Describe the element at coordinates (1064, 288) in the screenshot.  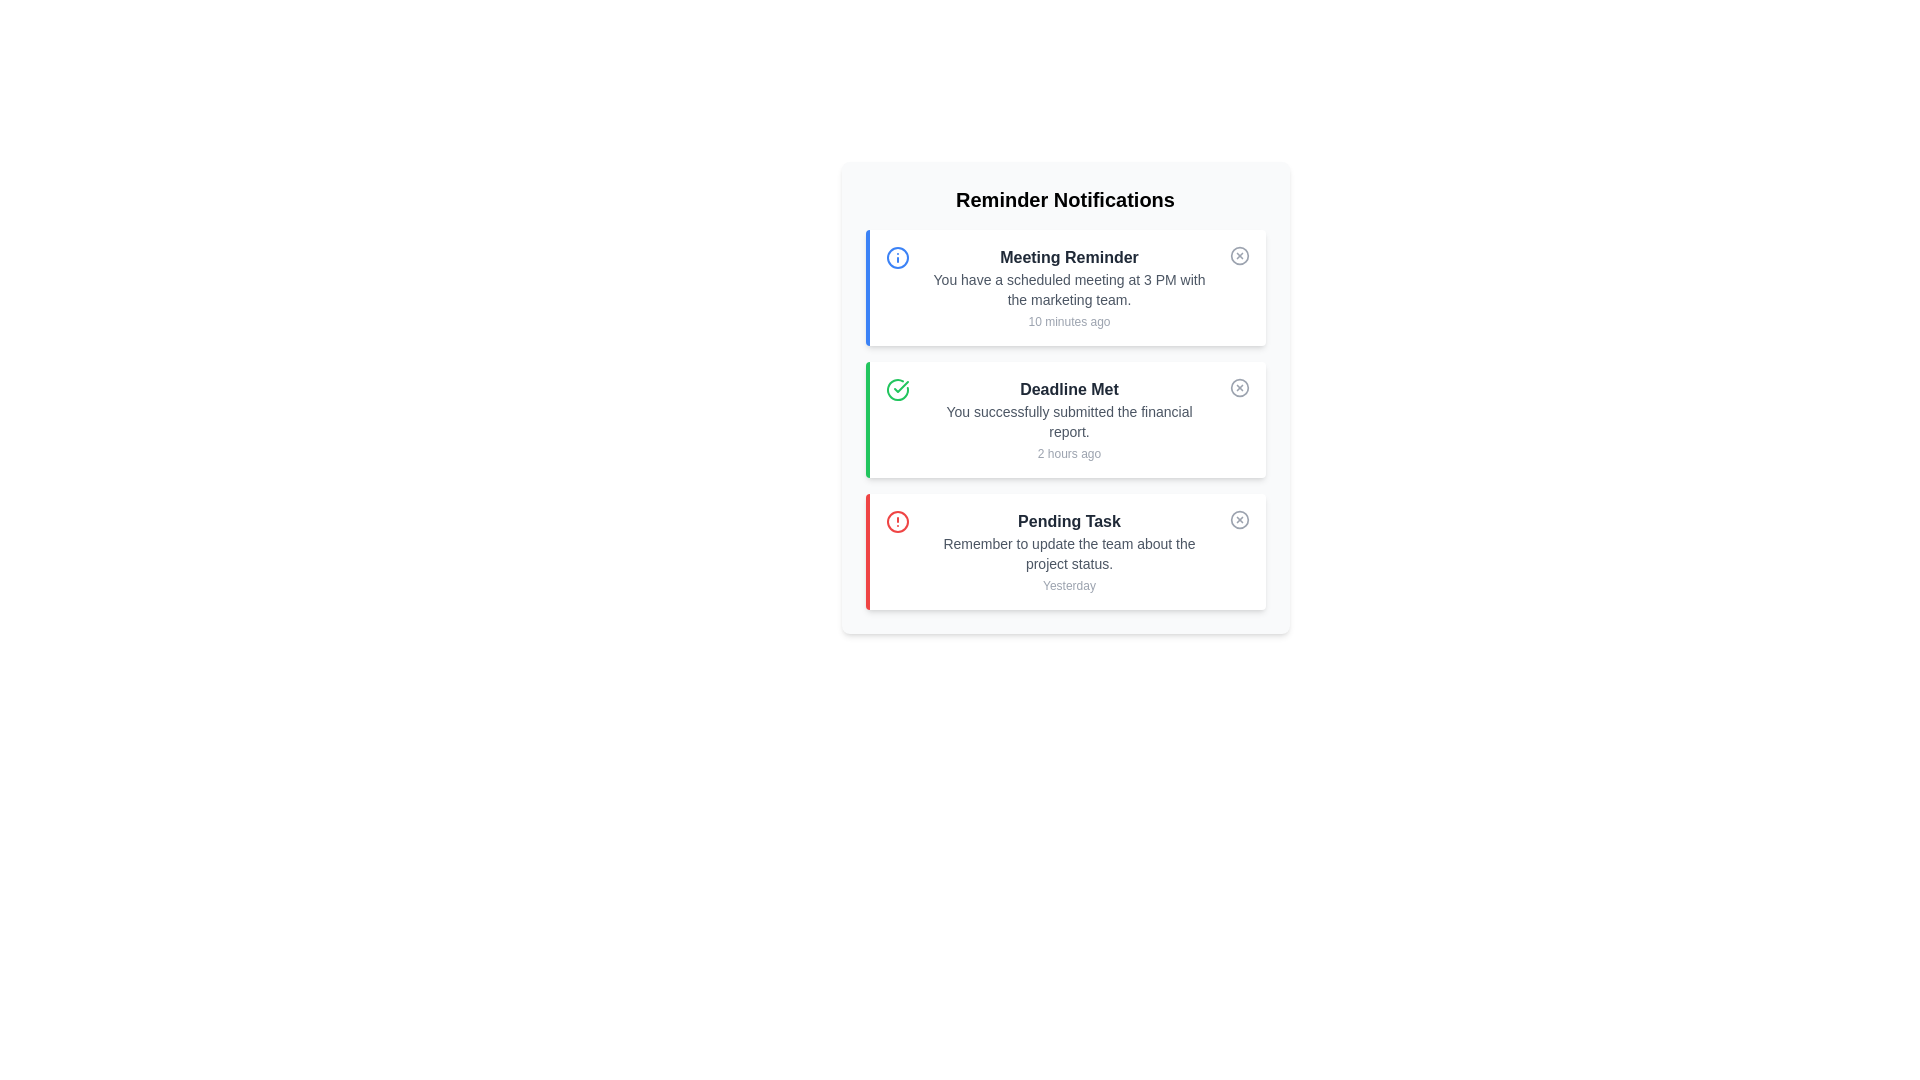
I see `the 'Meeting Reminder' notification card, which is the first item in the 'Reminder Notifications' list, by clicking on it` at that location.